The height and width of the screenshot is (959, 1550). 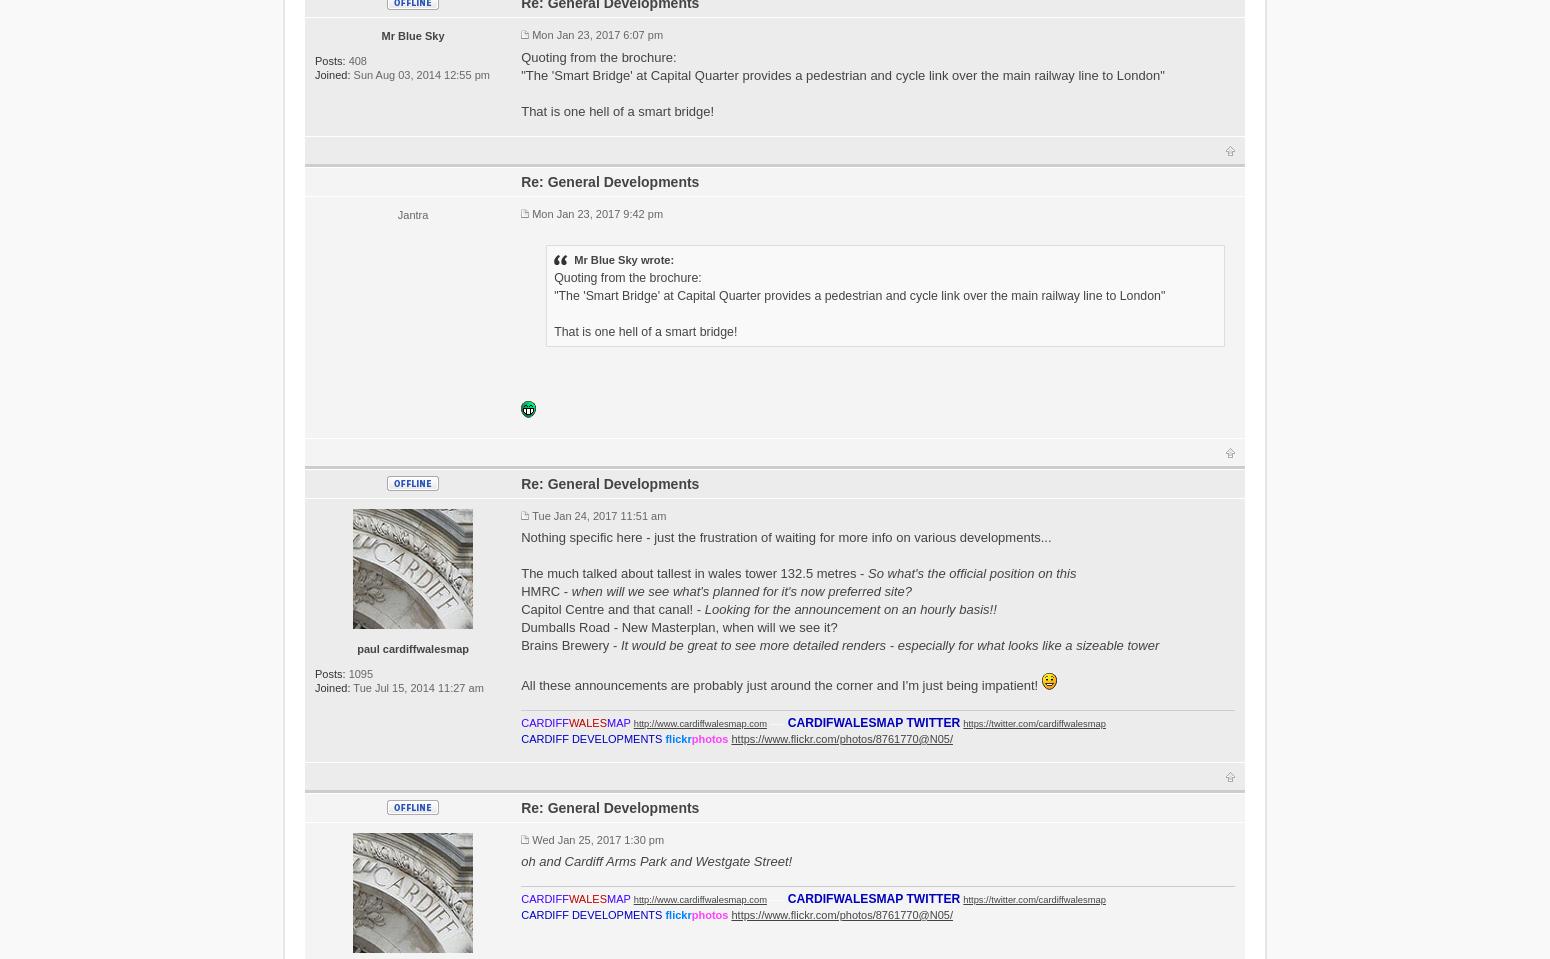 What do you see at coordinates (396, 213) in the screenshot?
I see `'Jantra'` at bounding box center [396, 213].